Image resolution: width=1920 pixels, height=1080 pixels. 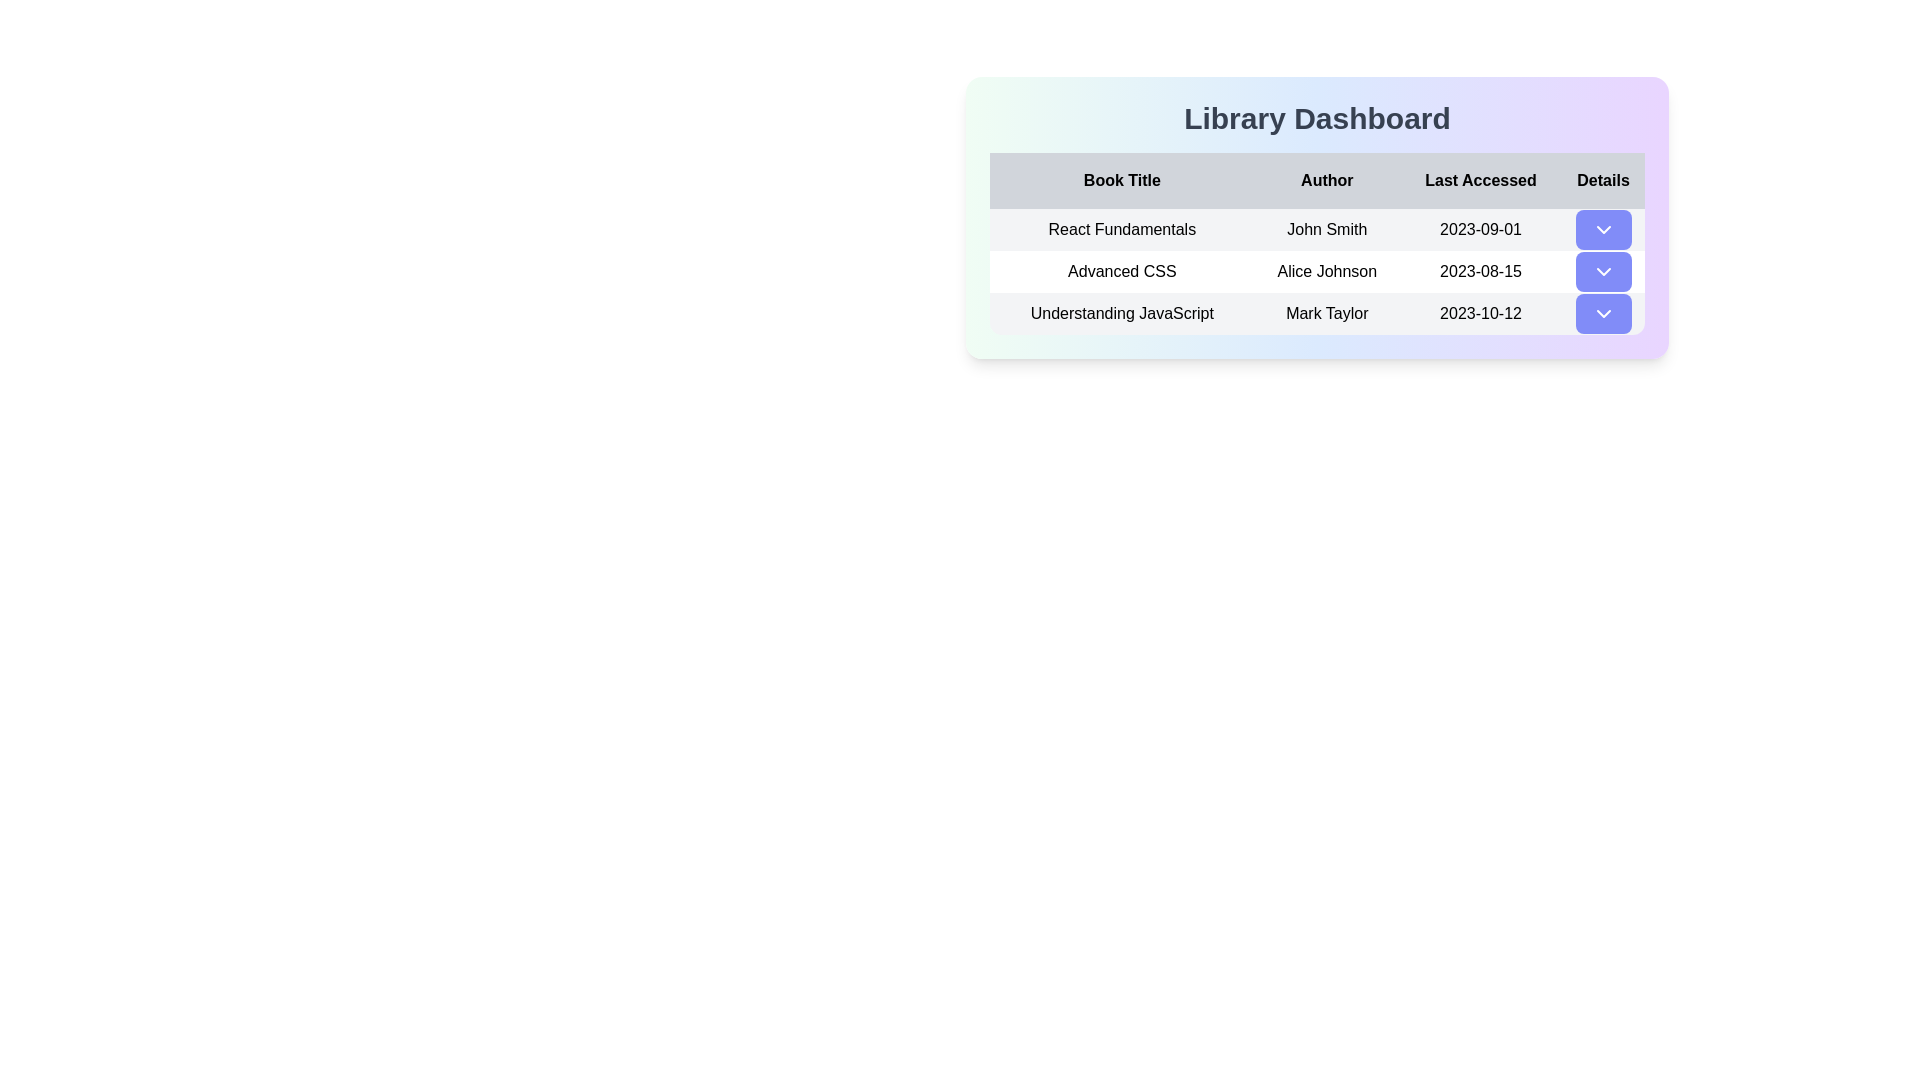 What do you see at coordinates (1481, 229) in the screenshot?
I see `the text display showing the date '2023-09-01' in the 'Last Accessed' column of the table` at bounding box center [1481, 229].